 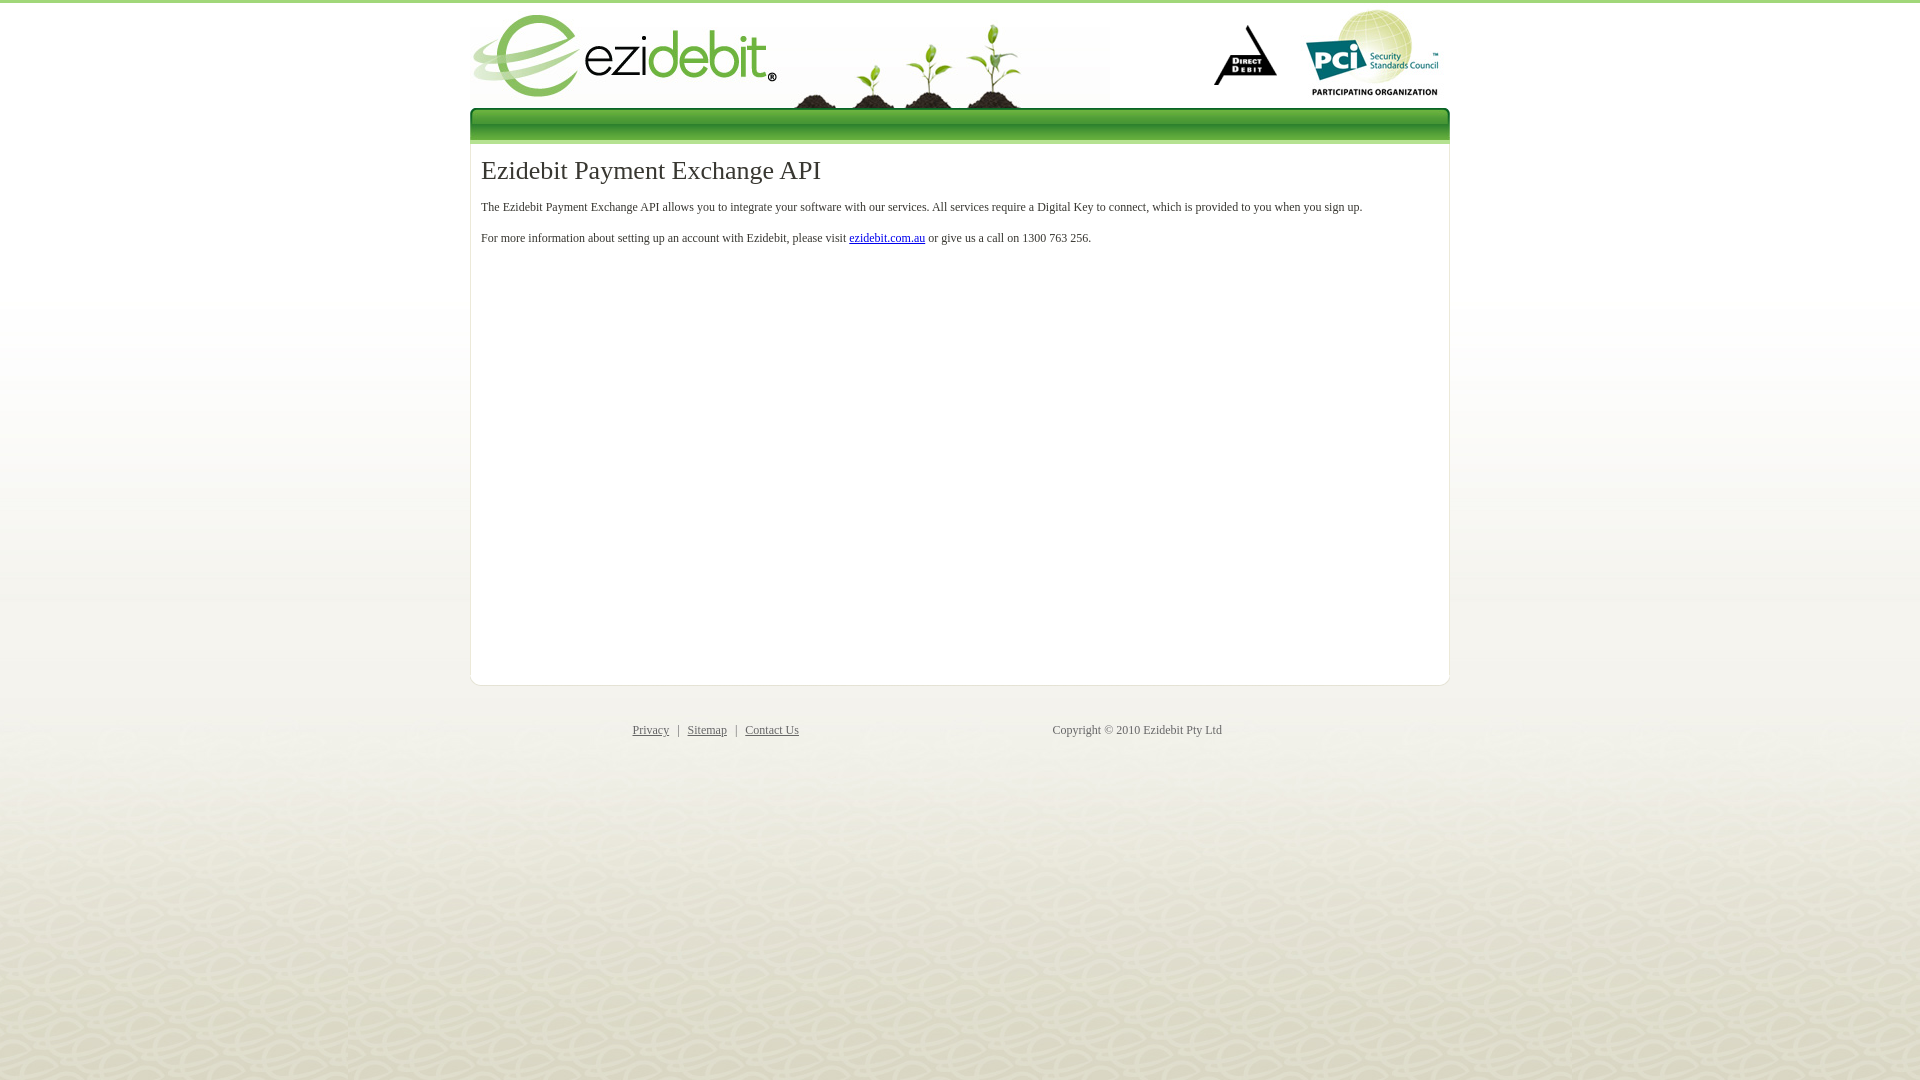 I want to click on 'Privacy', so click(x=650, y=729).